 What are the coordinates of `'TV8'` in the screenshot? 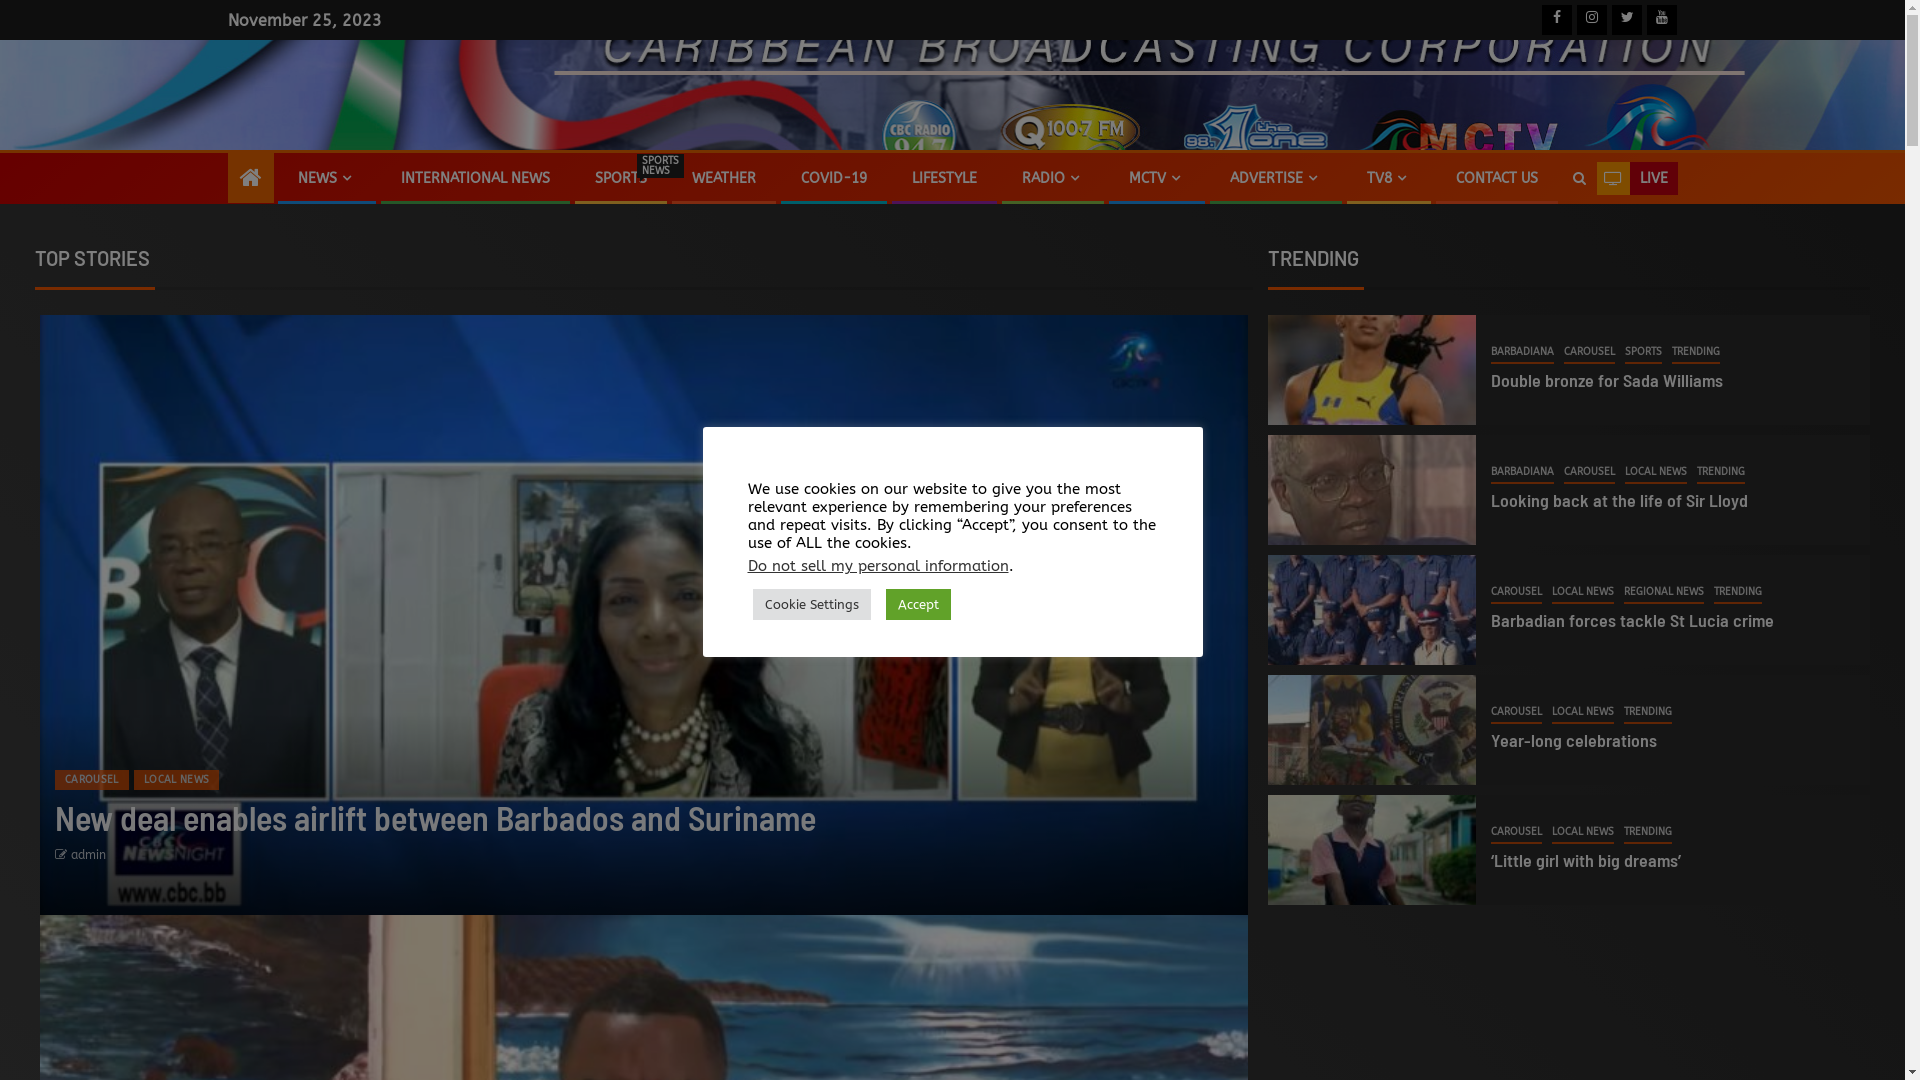 It's located at (1365, 177).